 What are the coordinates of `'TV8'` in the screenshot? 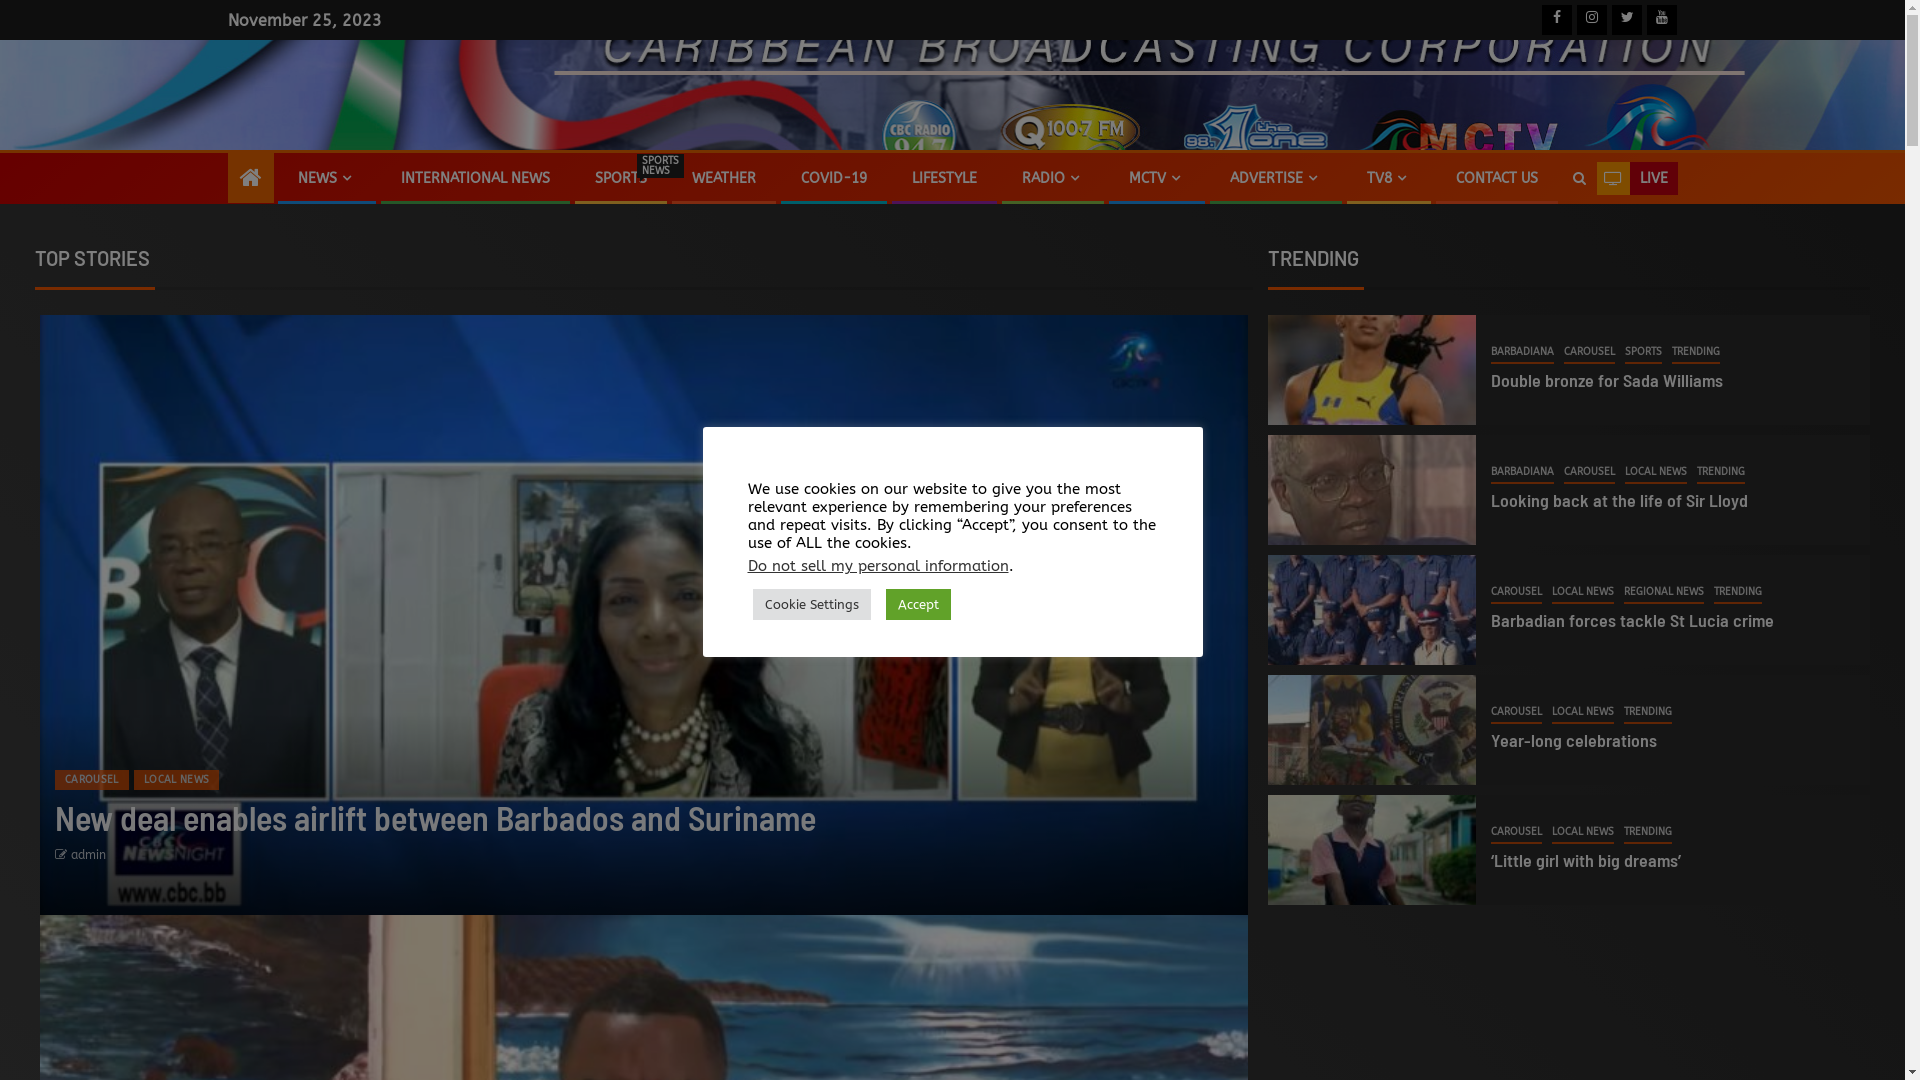 It's located at (1365, 177).